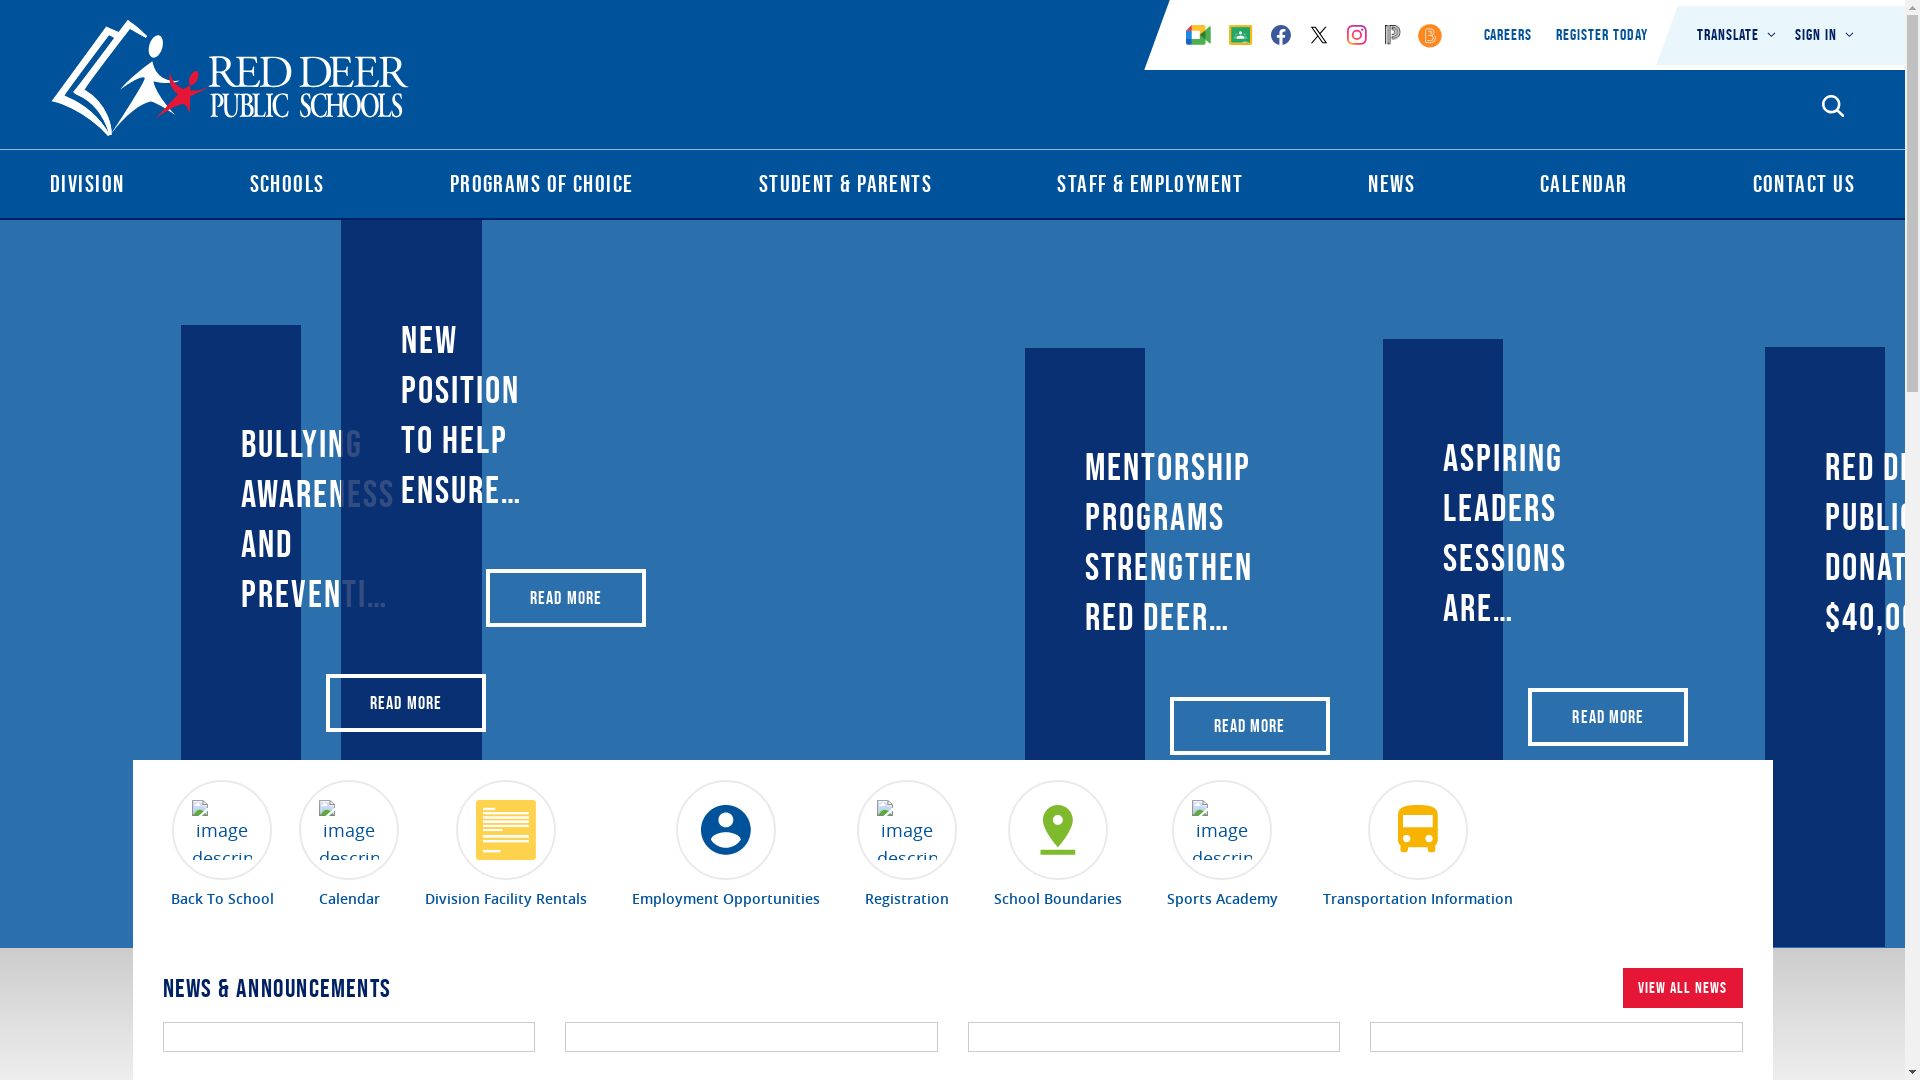  Describe the element at coordinates (1169, 542) in the screenshot. I see `'Mentorship programs strengthen Red Deer Public Schools'` at that location.